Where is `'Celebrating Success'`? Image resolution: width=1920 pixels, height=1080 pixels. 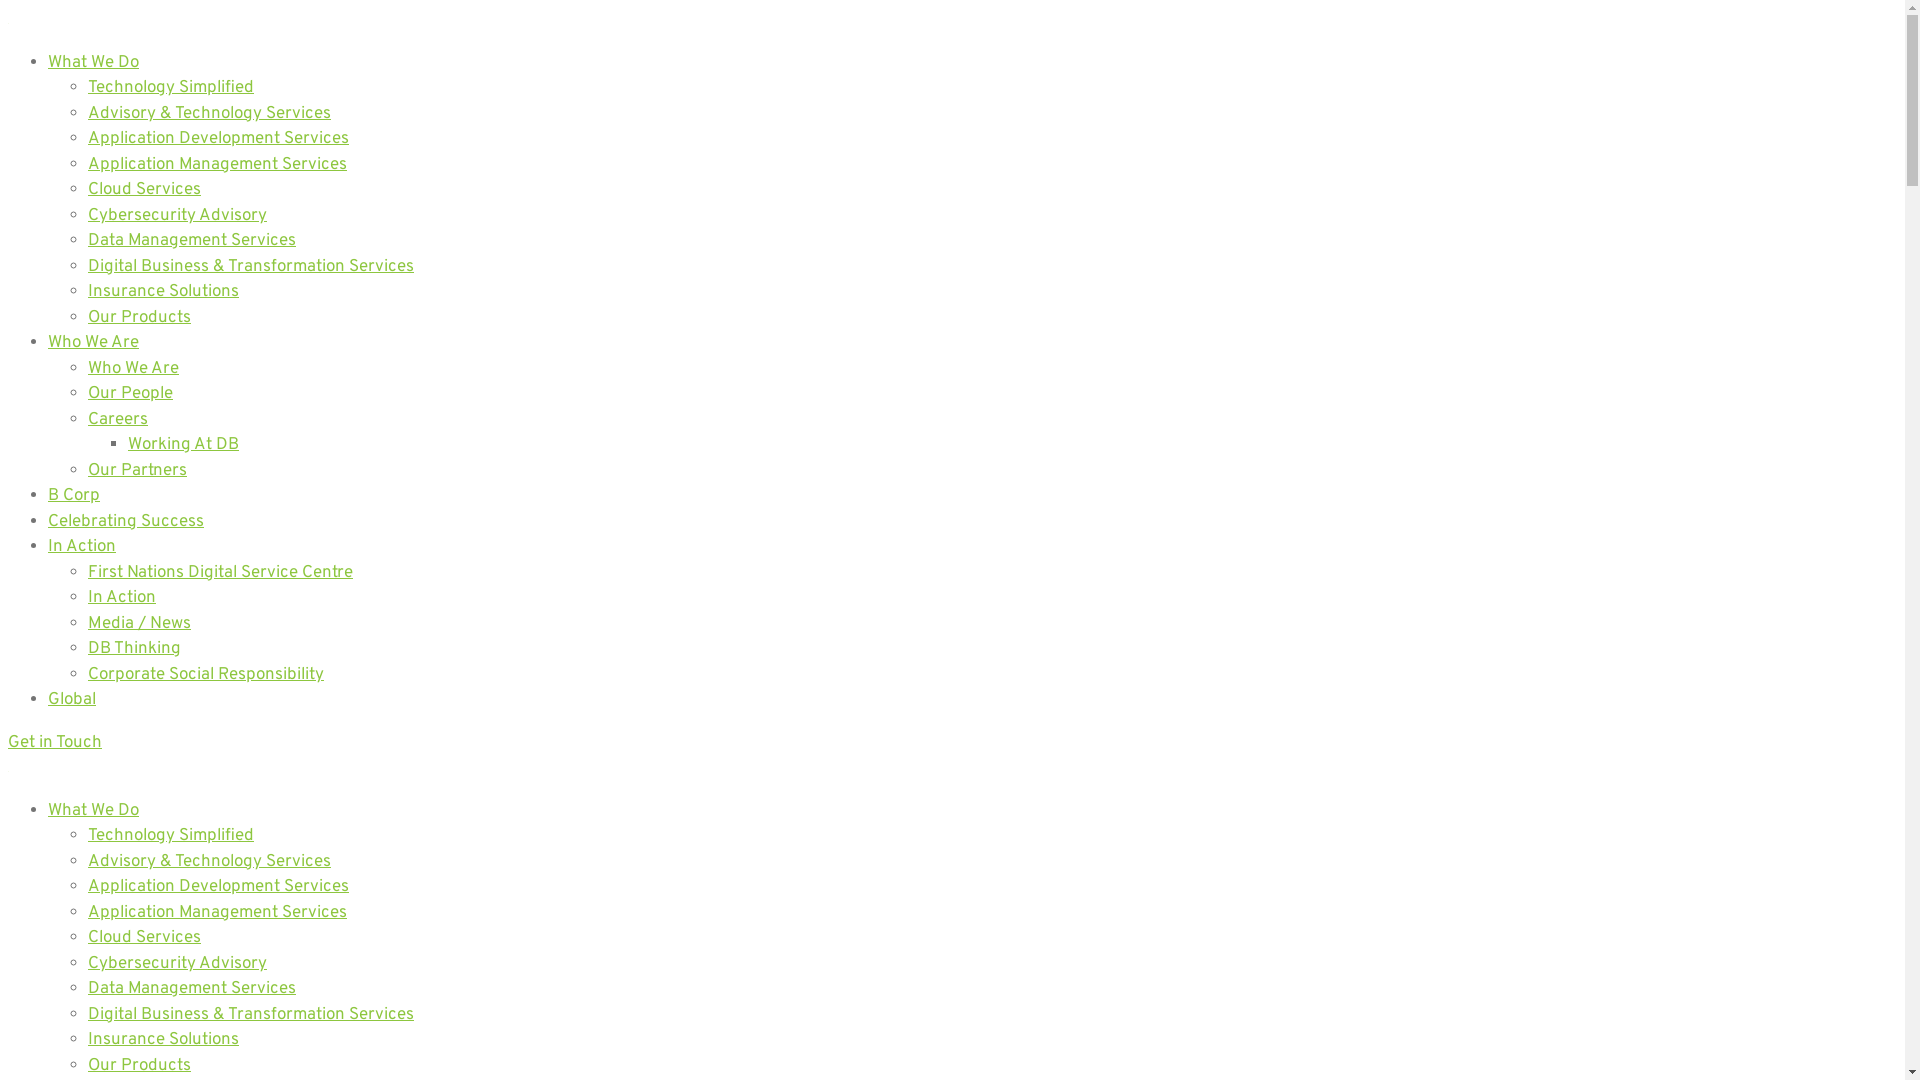
'Celebrating Success' is located at coordinates (124, 519).